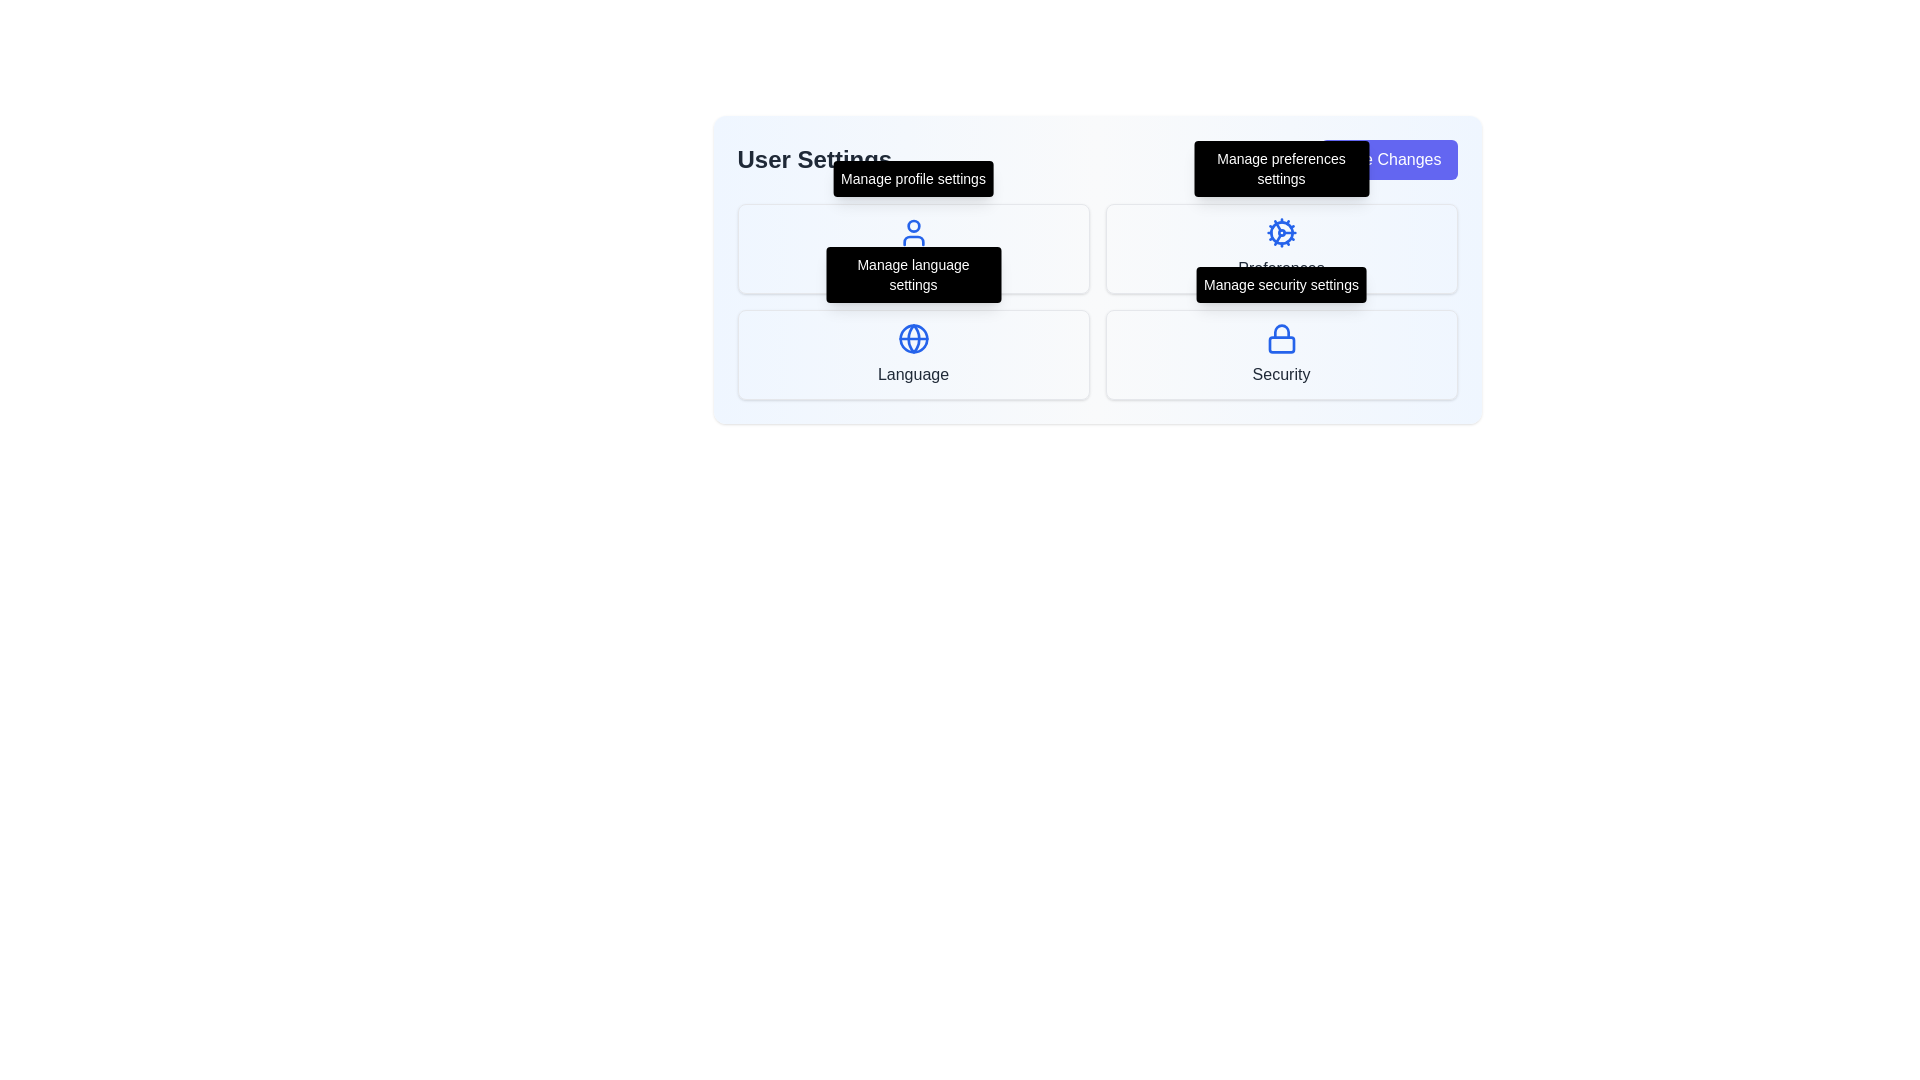 Image resolution: width=1920 pixels, height=1080 pixels. What do you see at coordinates (1281, 248) in the screenshot?
I see `the 'Preferences' interactive card located in the top-right position of the grid layout` at bounding box center [1281, 248].